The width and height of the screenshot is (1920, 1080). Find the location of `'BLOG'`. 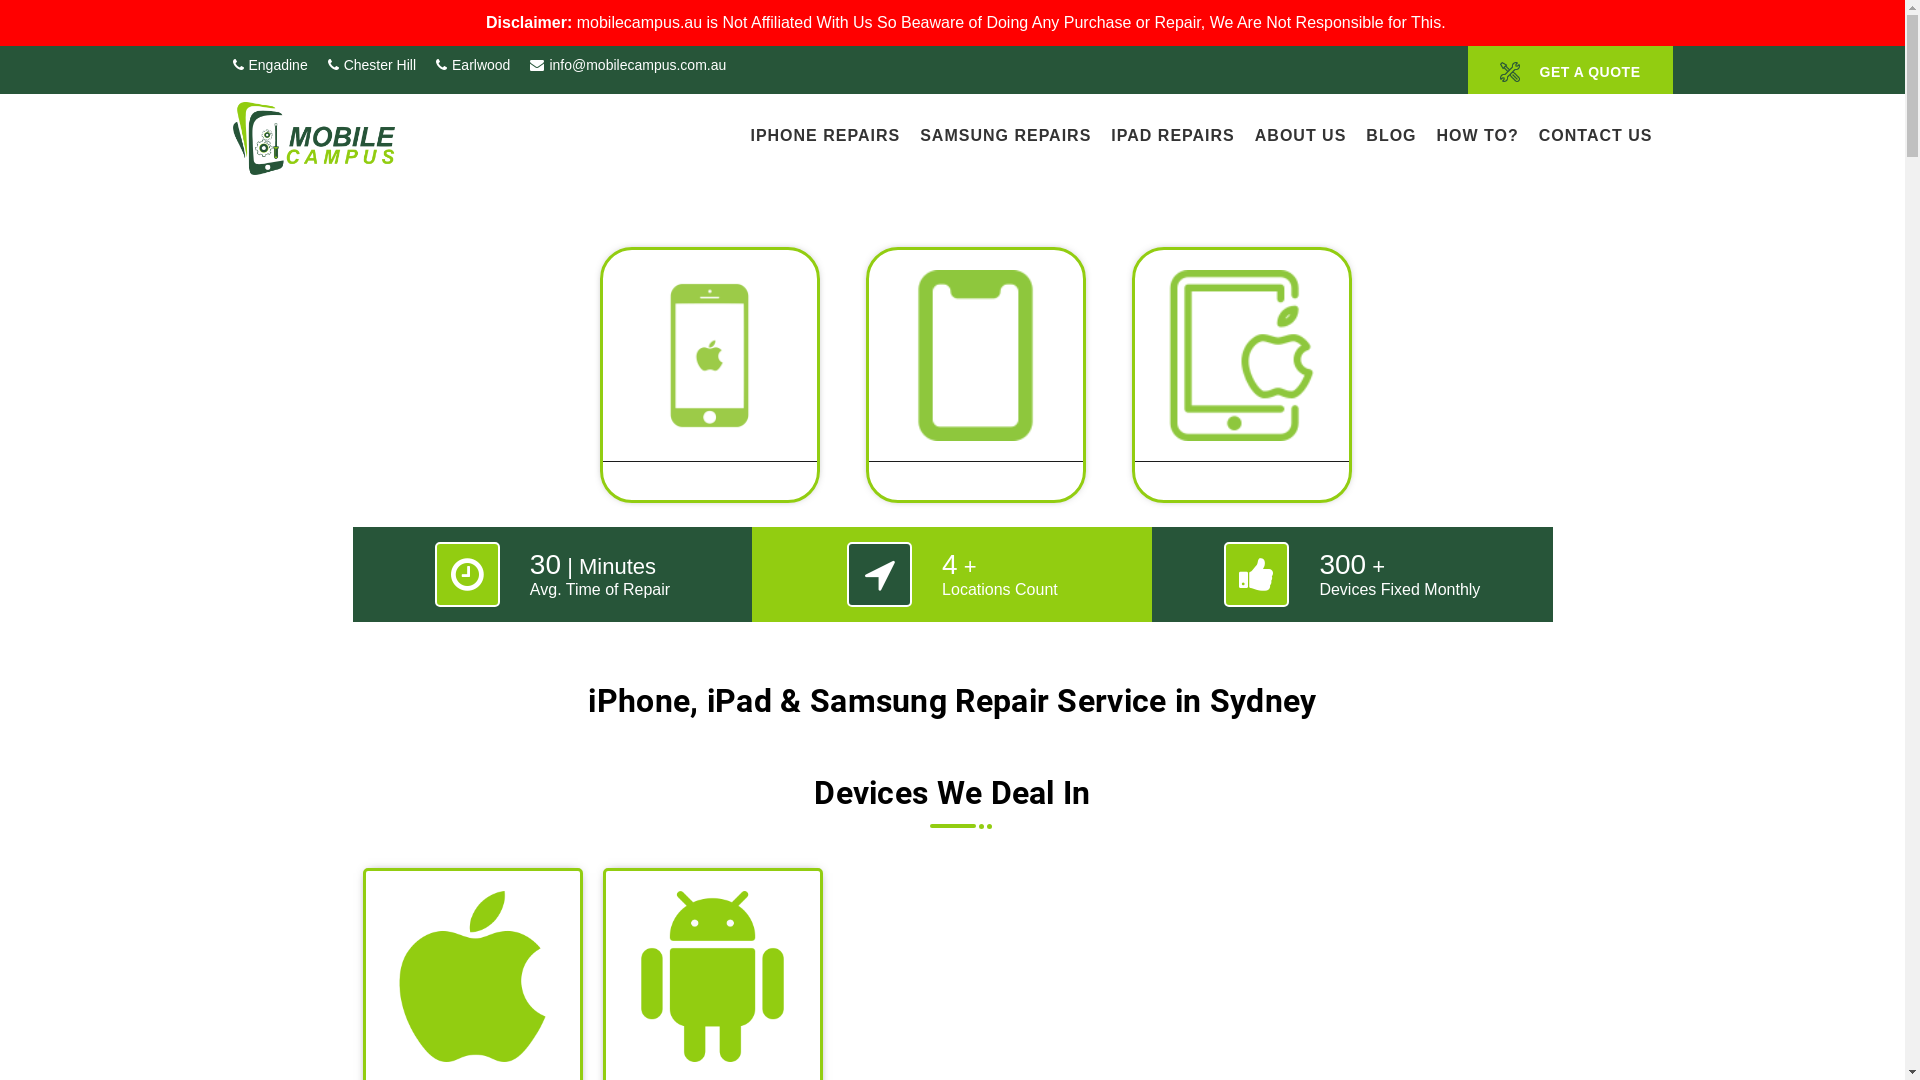

'BLOG' is located at coordinates (1390, 133).